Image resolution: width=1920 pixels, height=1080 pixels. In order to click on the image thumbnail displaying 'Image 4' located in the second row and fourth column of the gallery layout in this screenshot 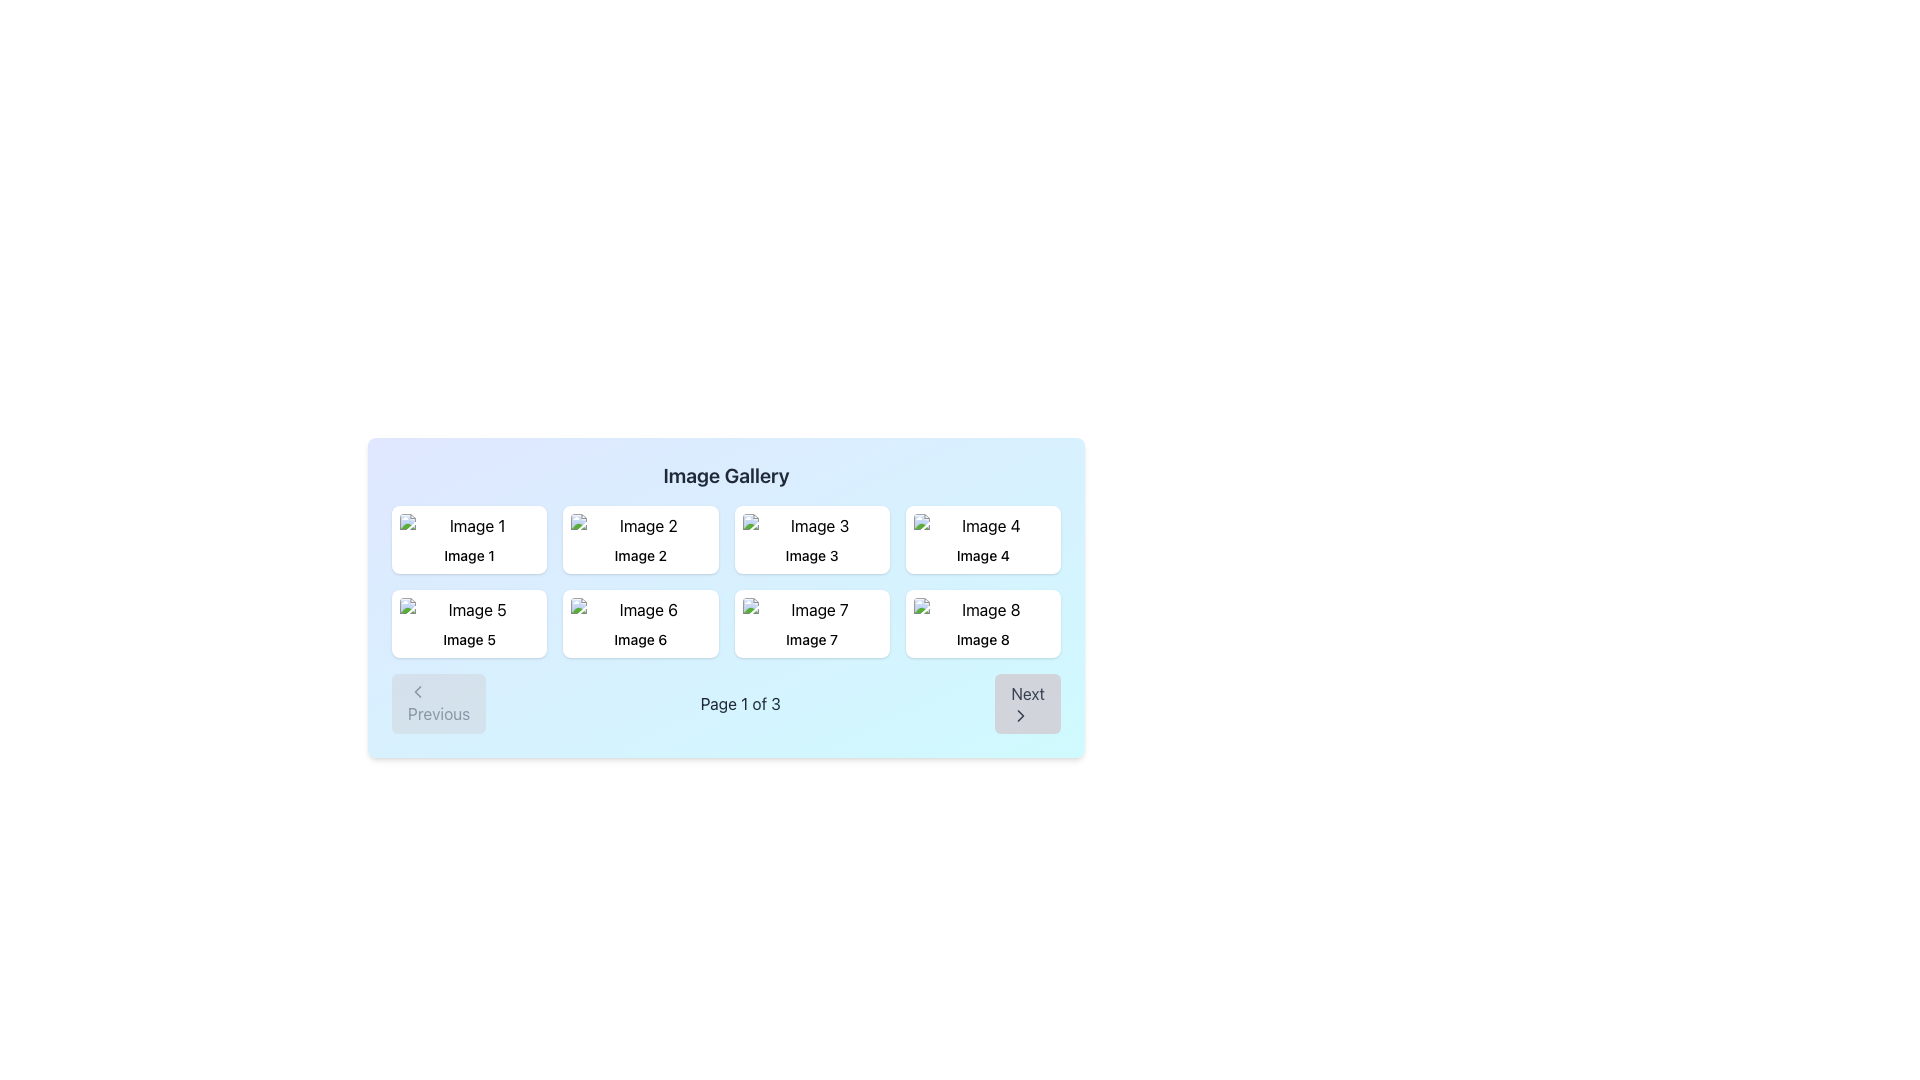, I will do `click(983, 524)`.